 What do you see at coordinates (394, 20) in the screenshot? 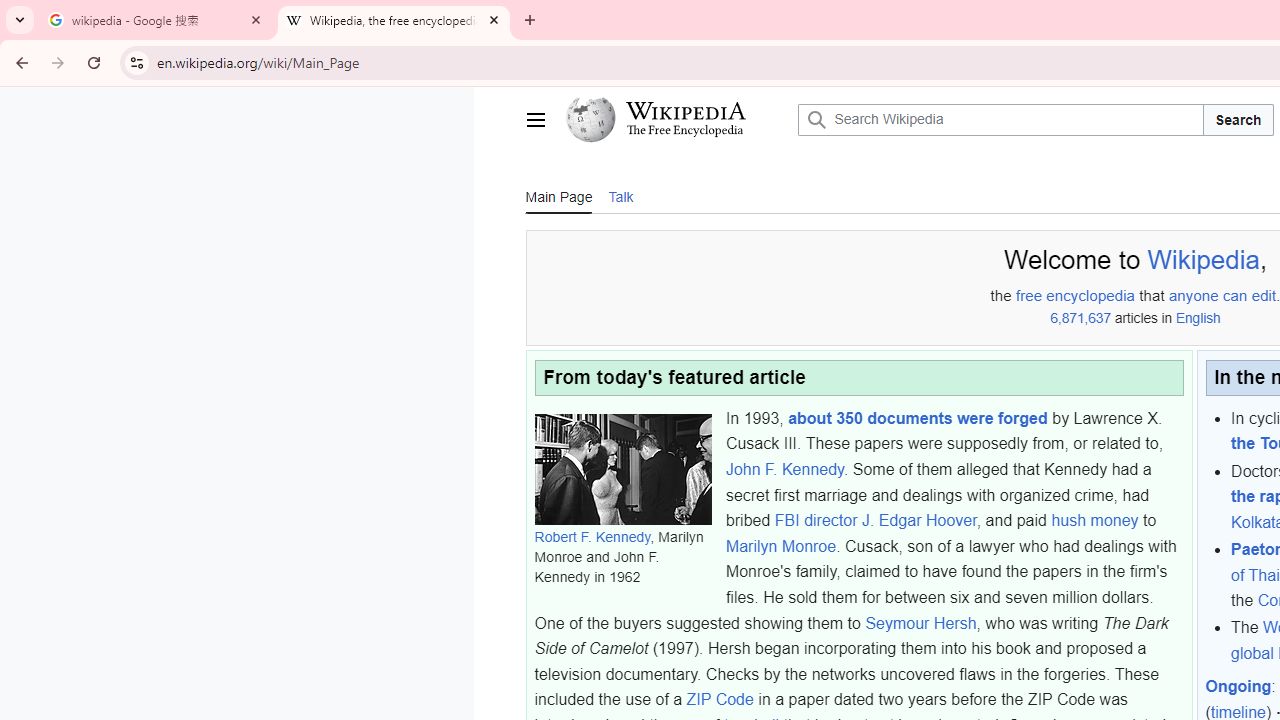
I see `'Wikipedia, the free encyclopedia'` at bounding box center [394, 20].